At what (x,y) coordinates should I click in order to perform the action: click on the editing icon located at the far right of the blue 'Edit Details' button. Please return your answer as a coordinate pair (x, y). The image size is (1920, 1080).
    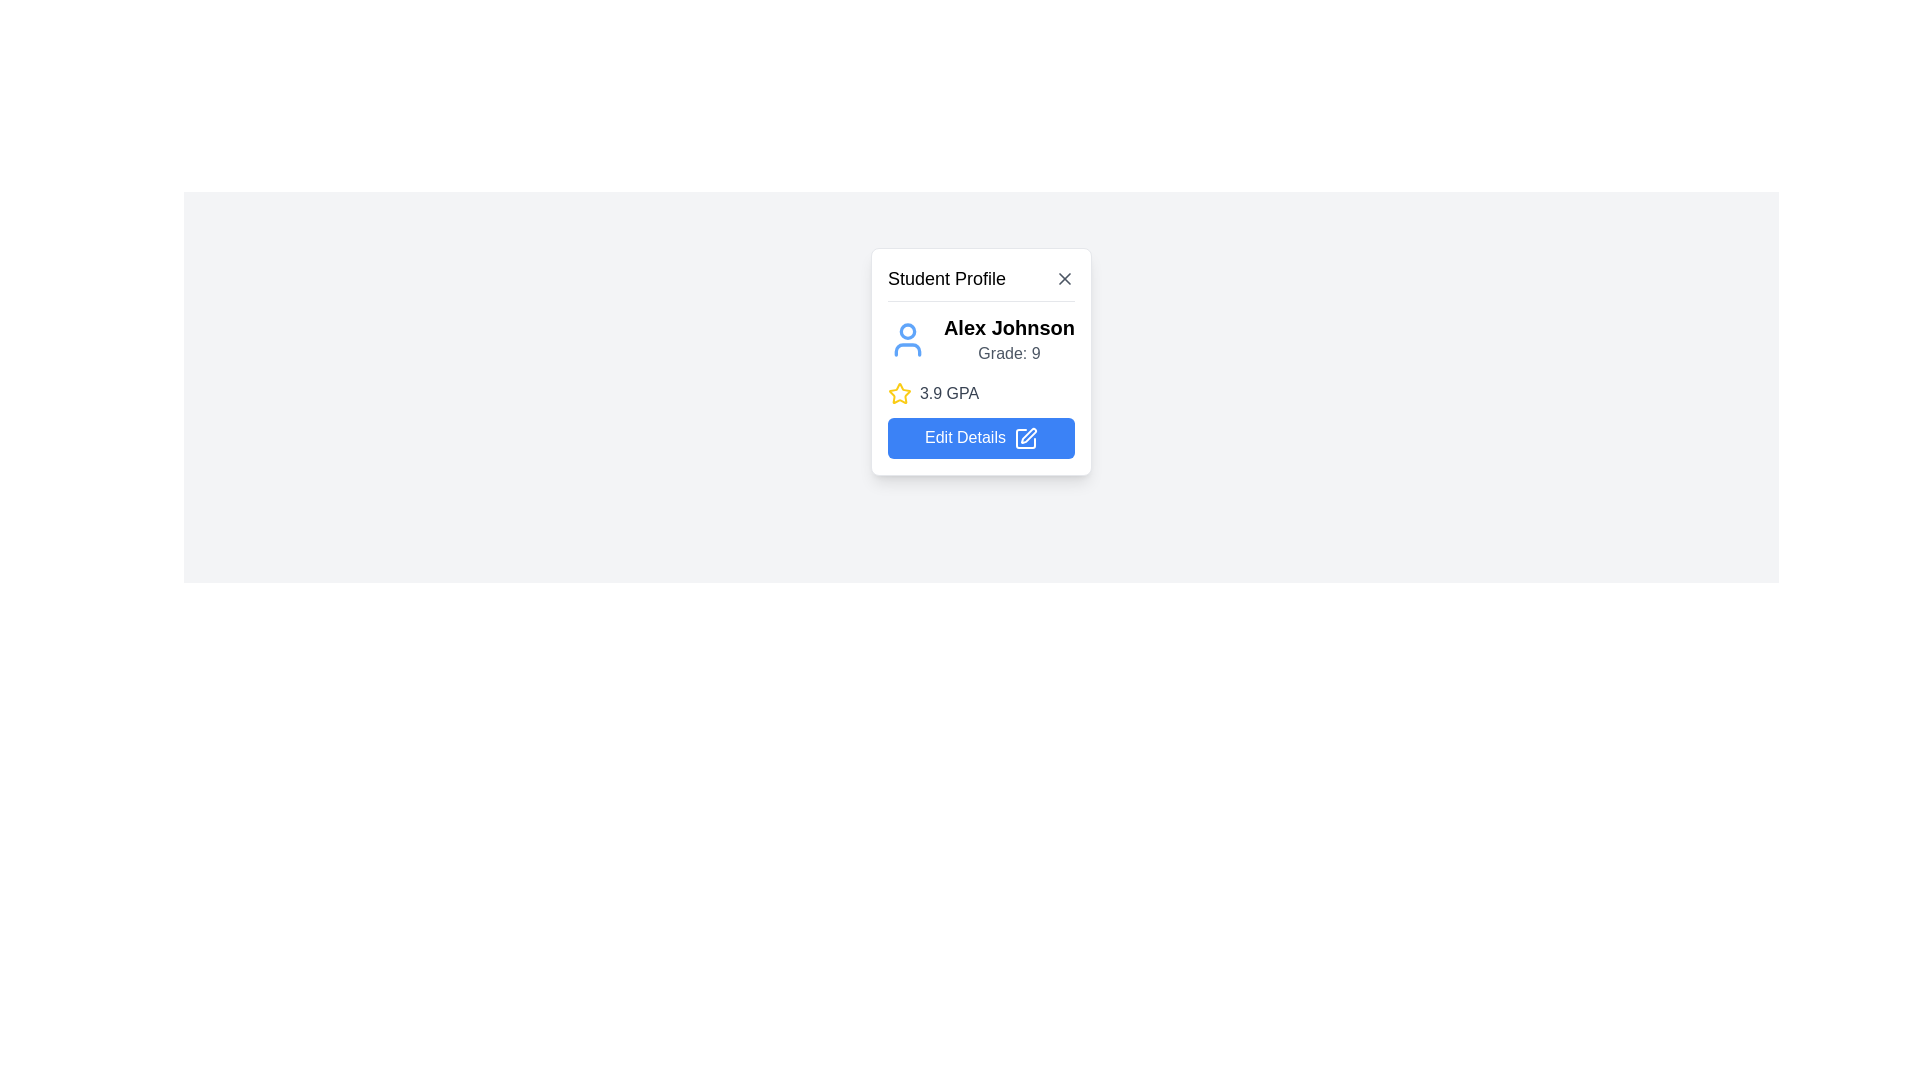
    Looking at the image, I should click on (1027, 434).